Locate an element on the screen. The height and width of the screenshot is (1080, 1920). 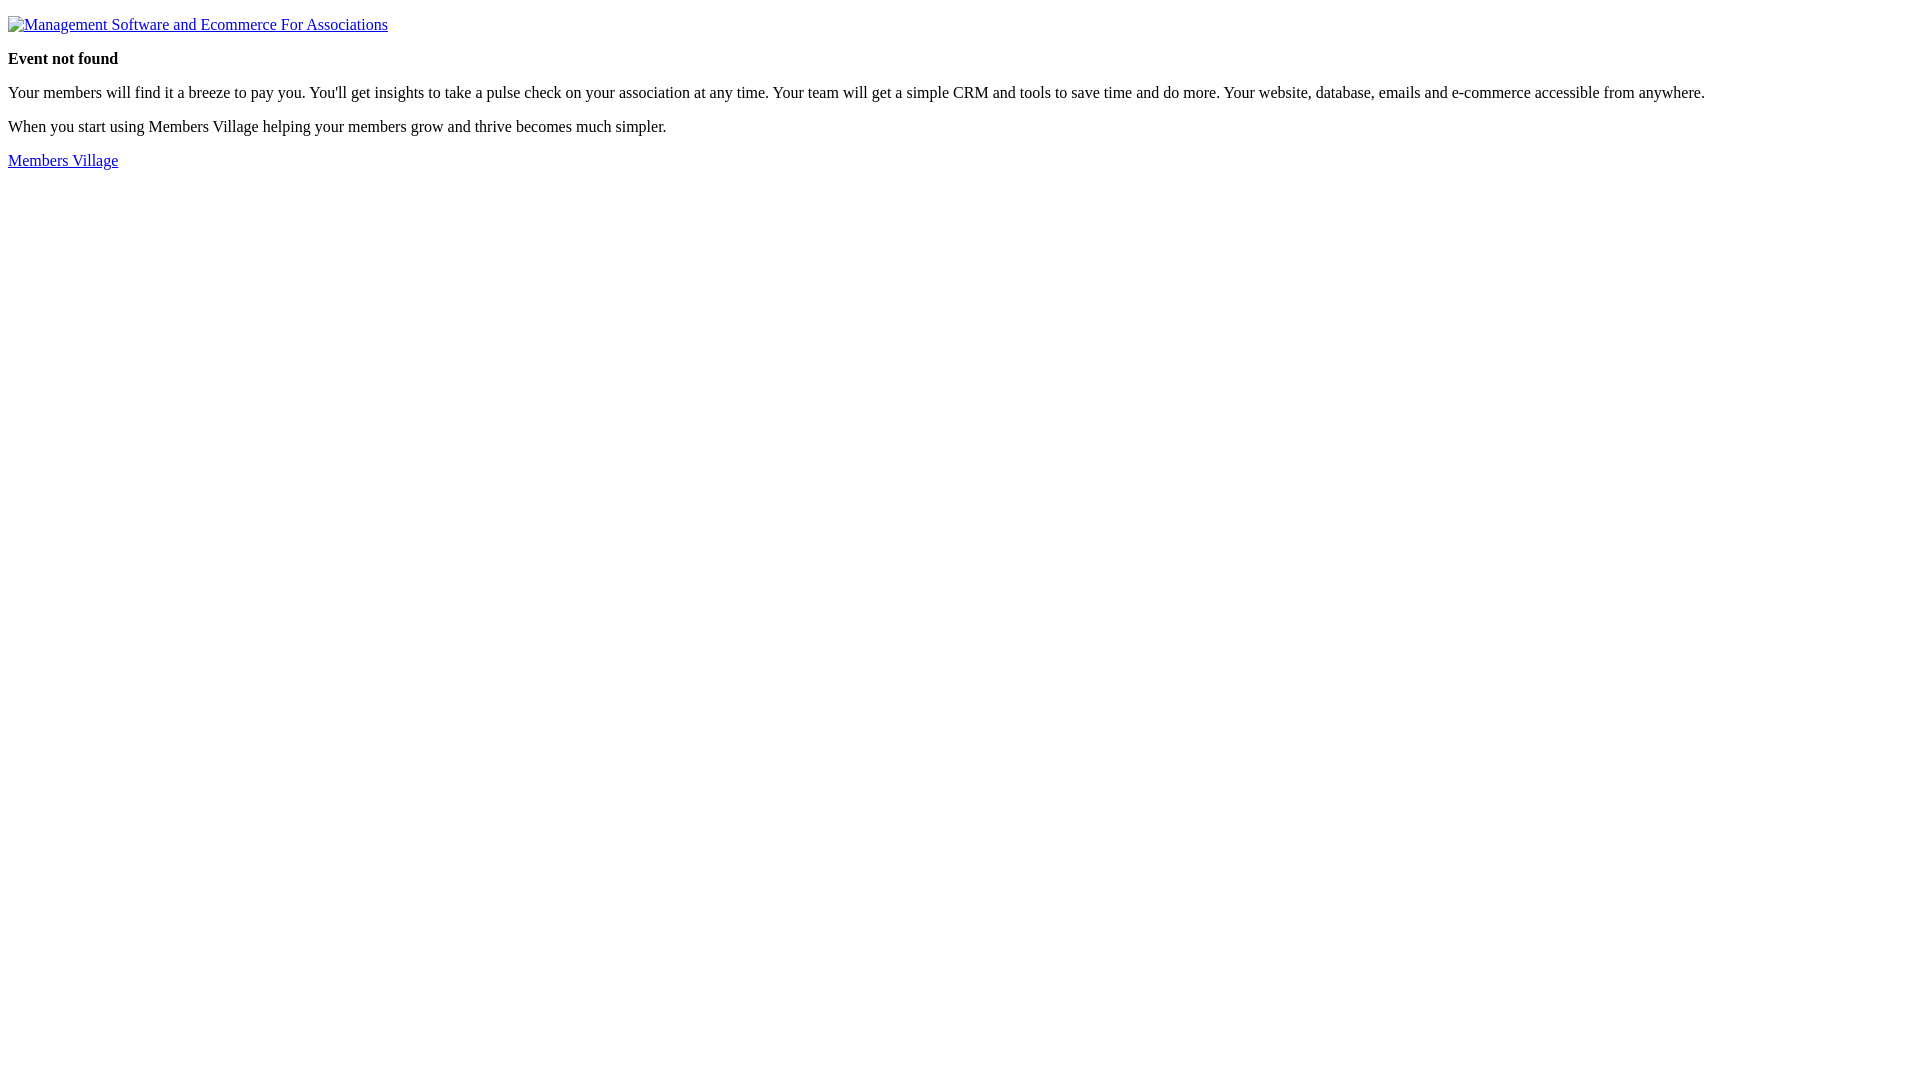
'Members Village' is located at coordinates (62, 159).